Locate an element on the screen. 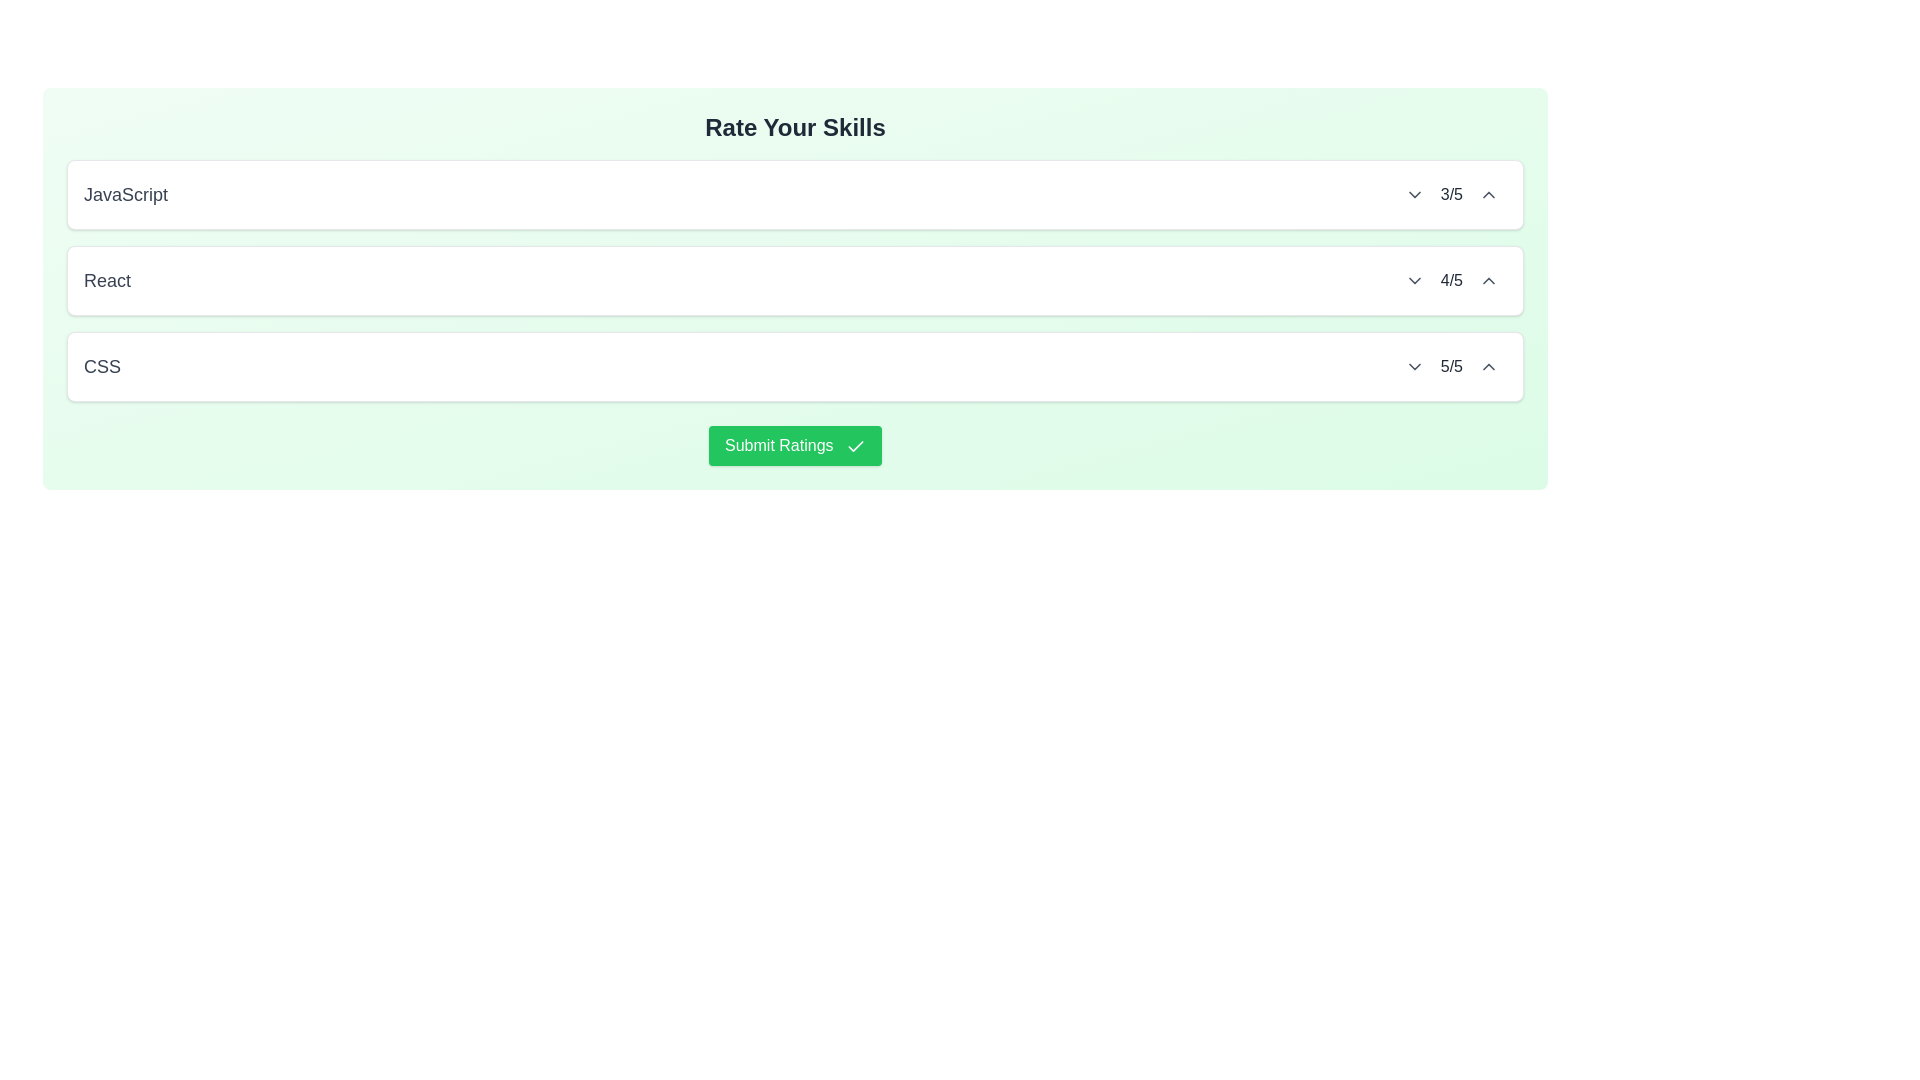 This screenshot has width=1920, height=1080. the submit button to finalize ratings is located at coordinates (794, 445).